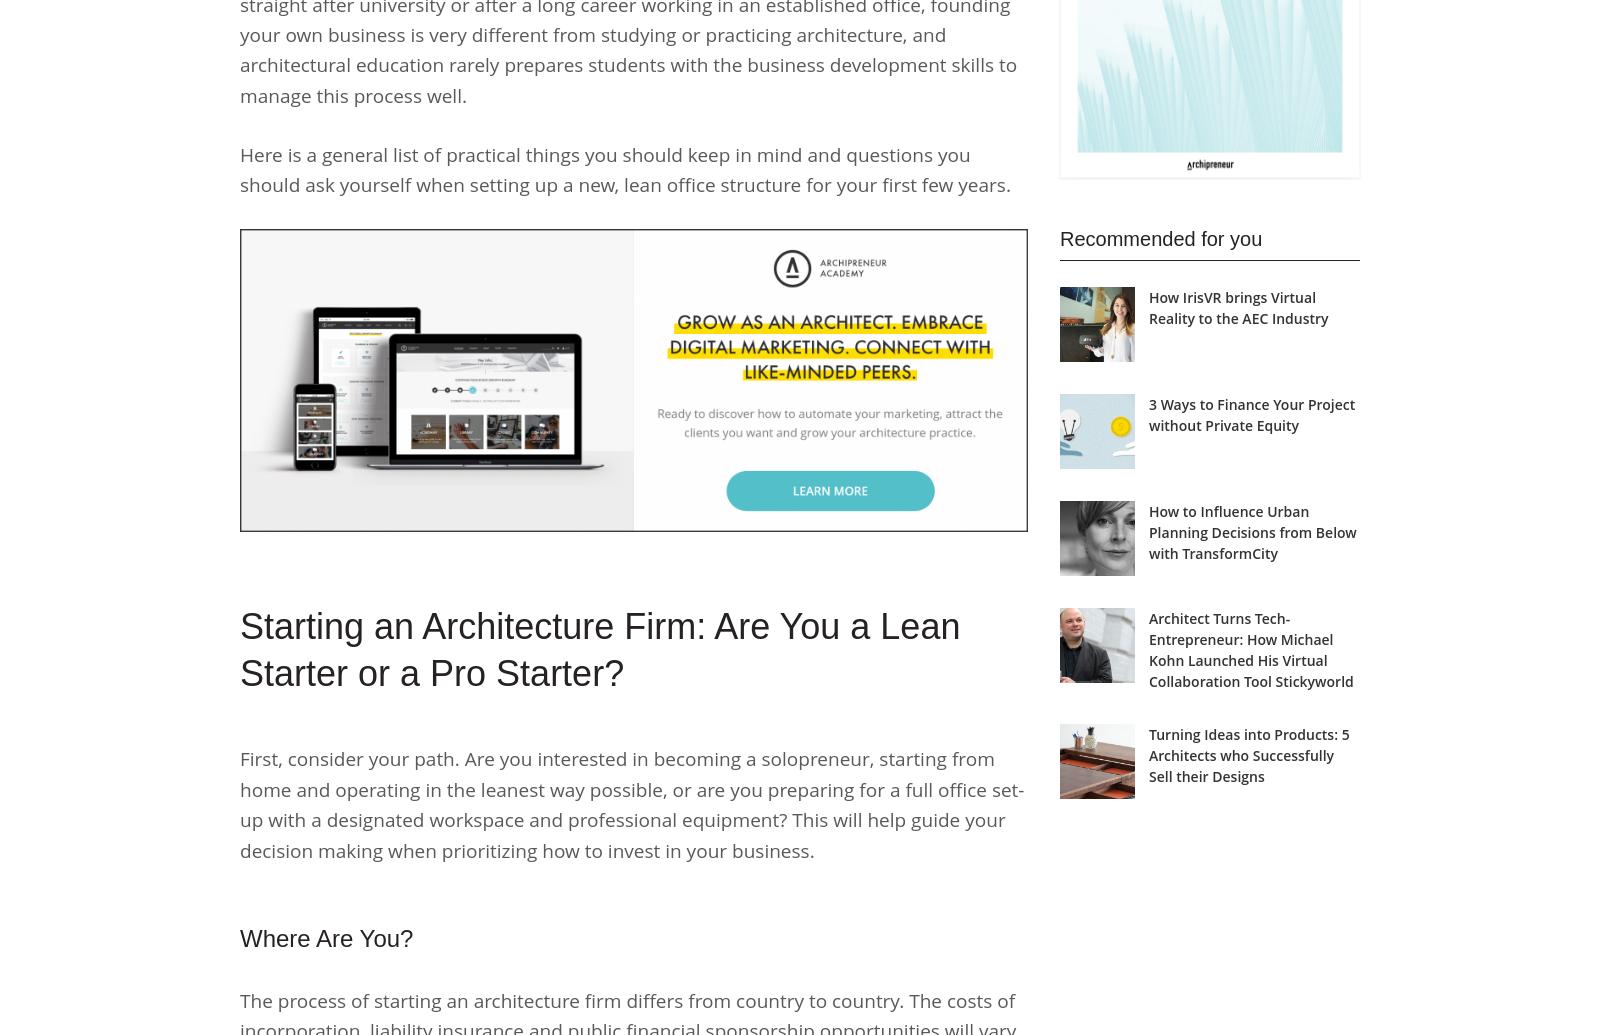 This screenshot has height=1035, width=1600. Describe the element at coordinates (1251, 531) in the screenshot. I see `'How to Influence Urban Planning Decisions from Below with TransformCity'` at that location.